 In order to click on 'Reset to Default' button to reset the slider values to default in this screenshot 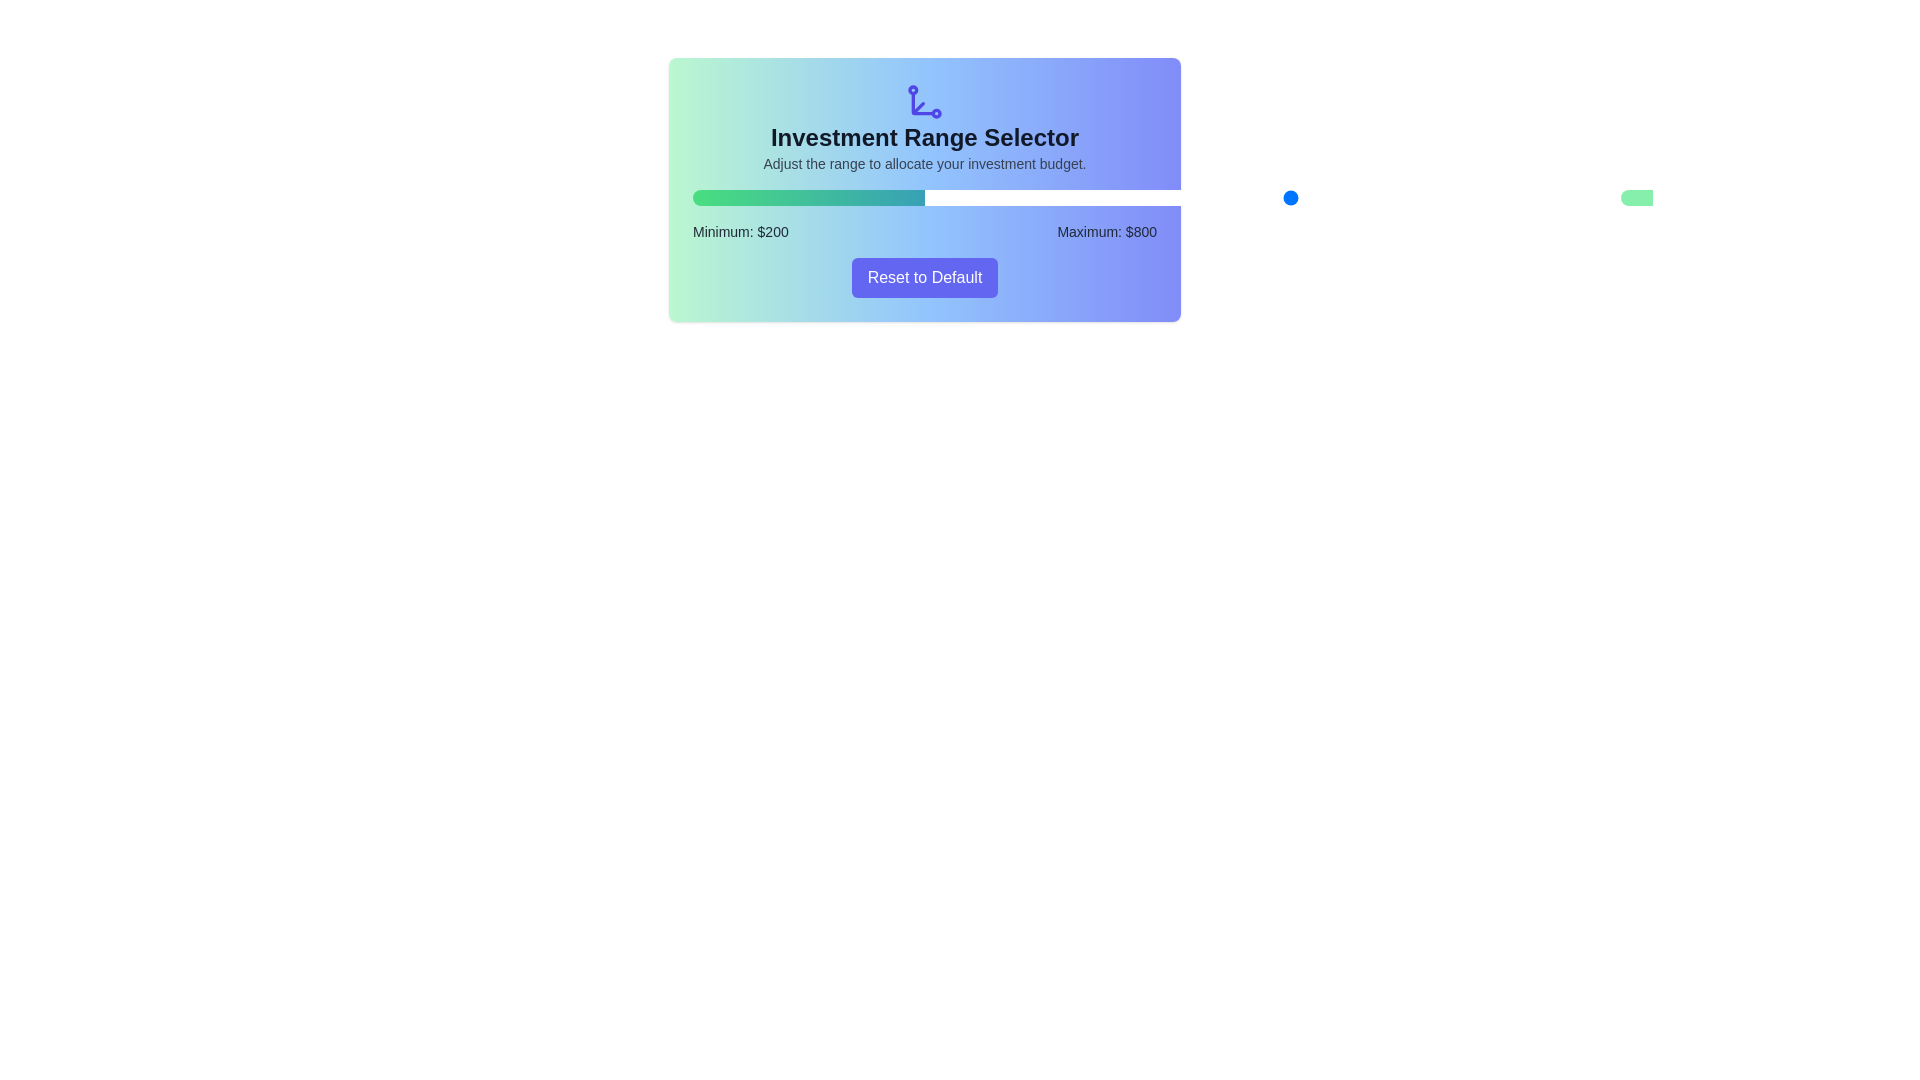, I will do `click(924, 277)`.